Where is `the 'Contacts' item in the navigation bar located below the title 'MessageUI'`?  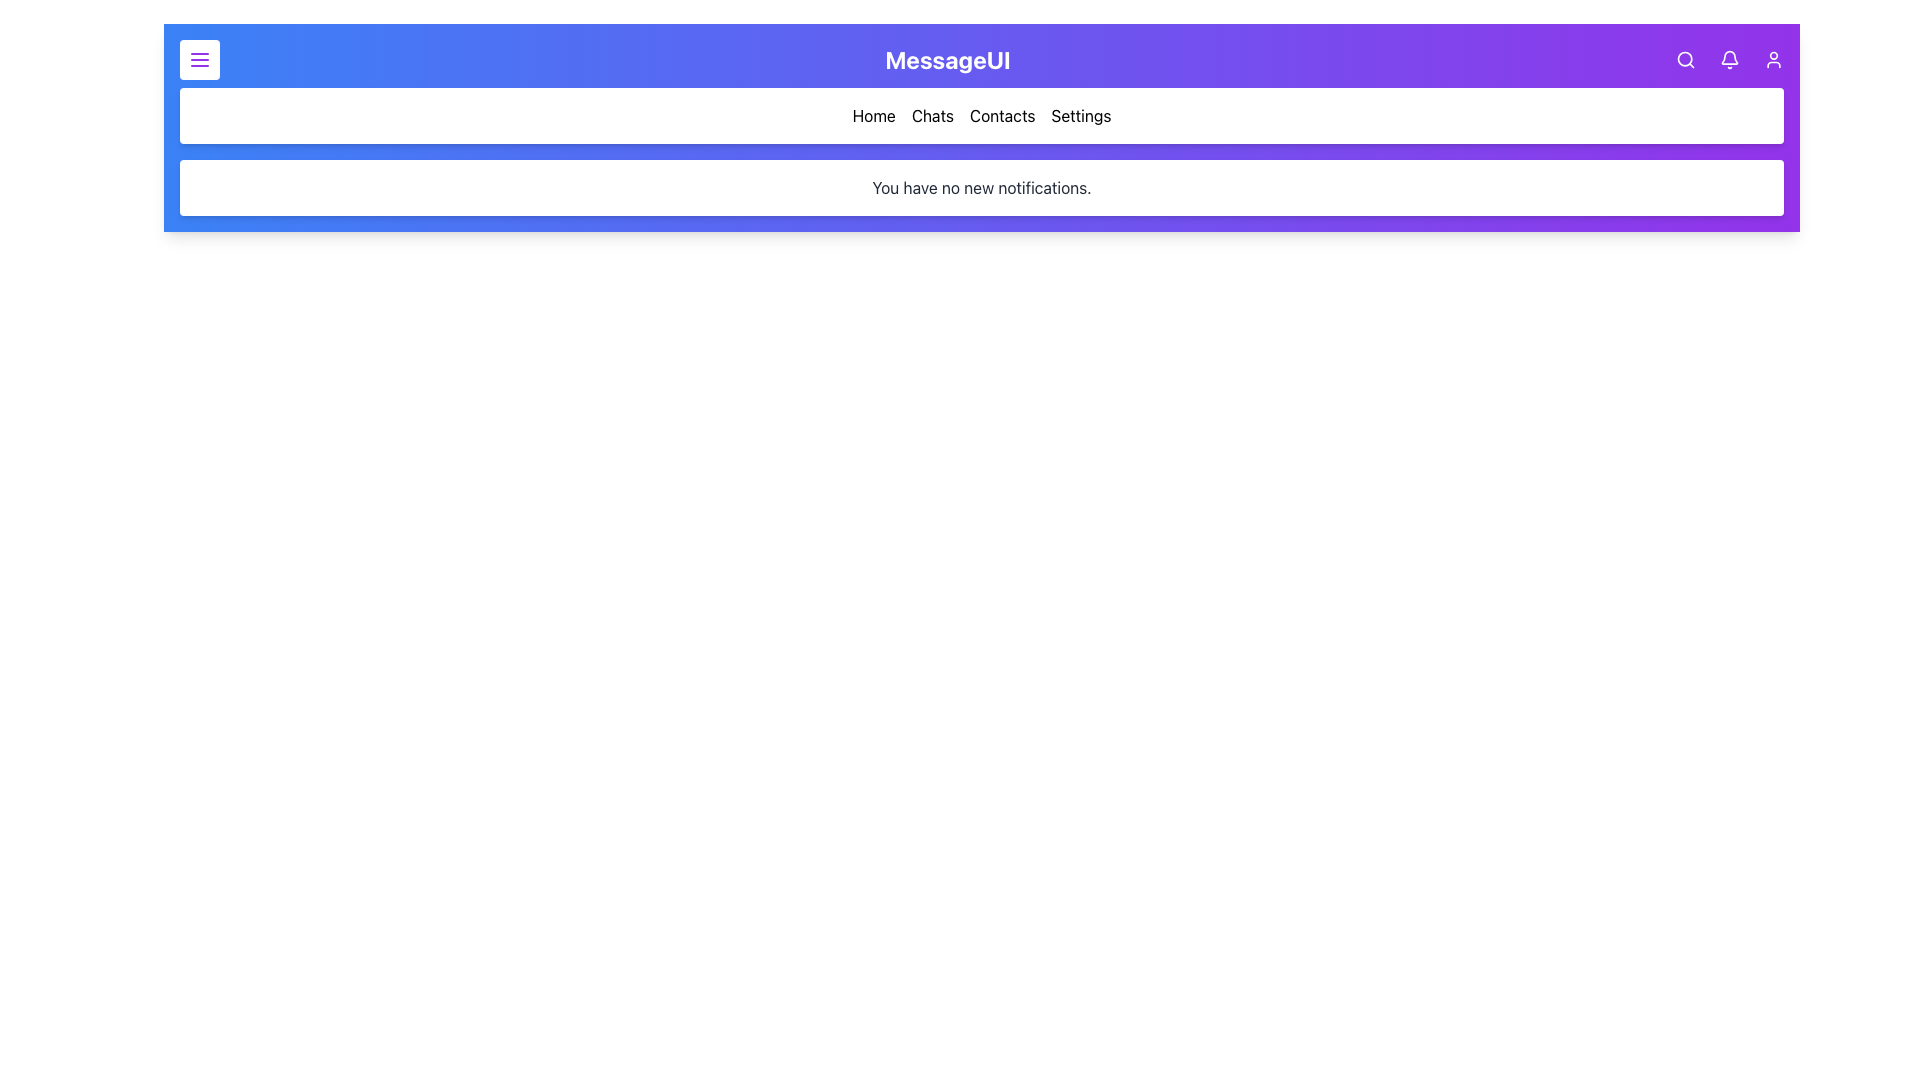
the 'Contacts' item in the navigation bar located below the title 'MessageUI' is located at coordinates (982, 115).